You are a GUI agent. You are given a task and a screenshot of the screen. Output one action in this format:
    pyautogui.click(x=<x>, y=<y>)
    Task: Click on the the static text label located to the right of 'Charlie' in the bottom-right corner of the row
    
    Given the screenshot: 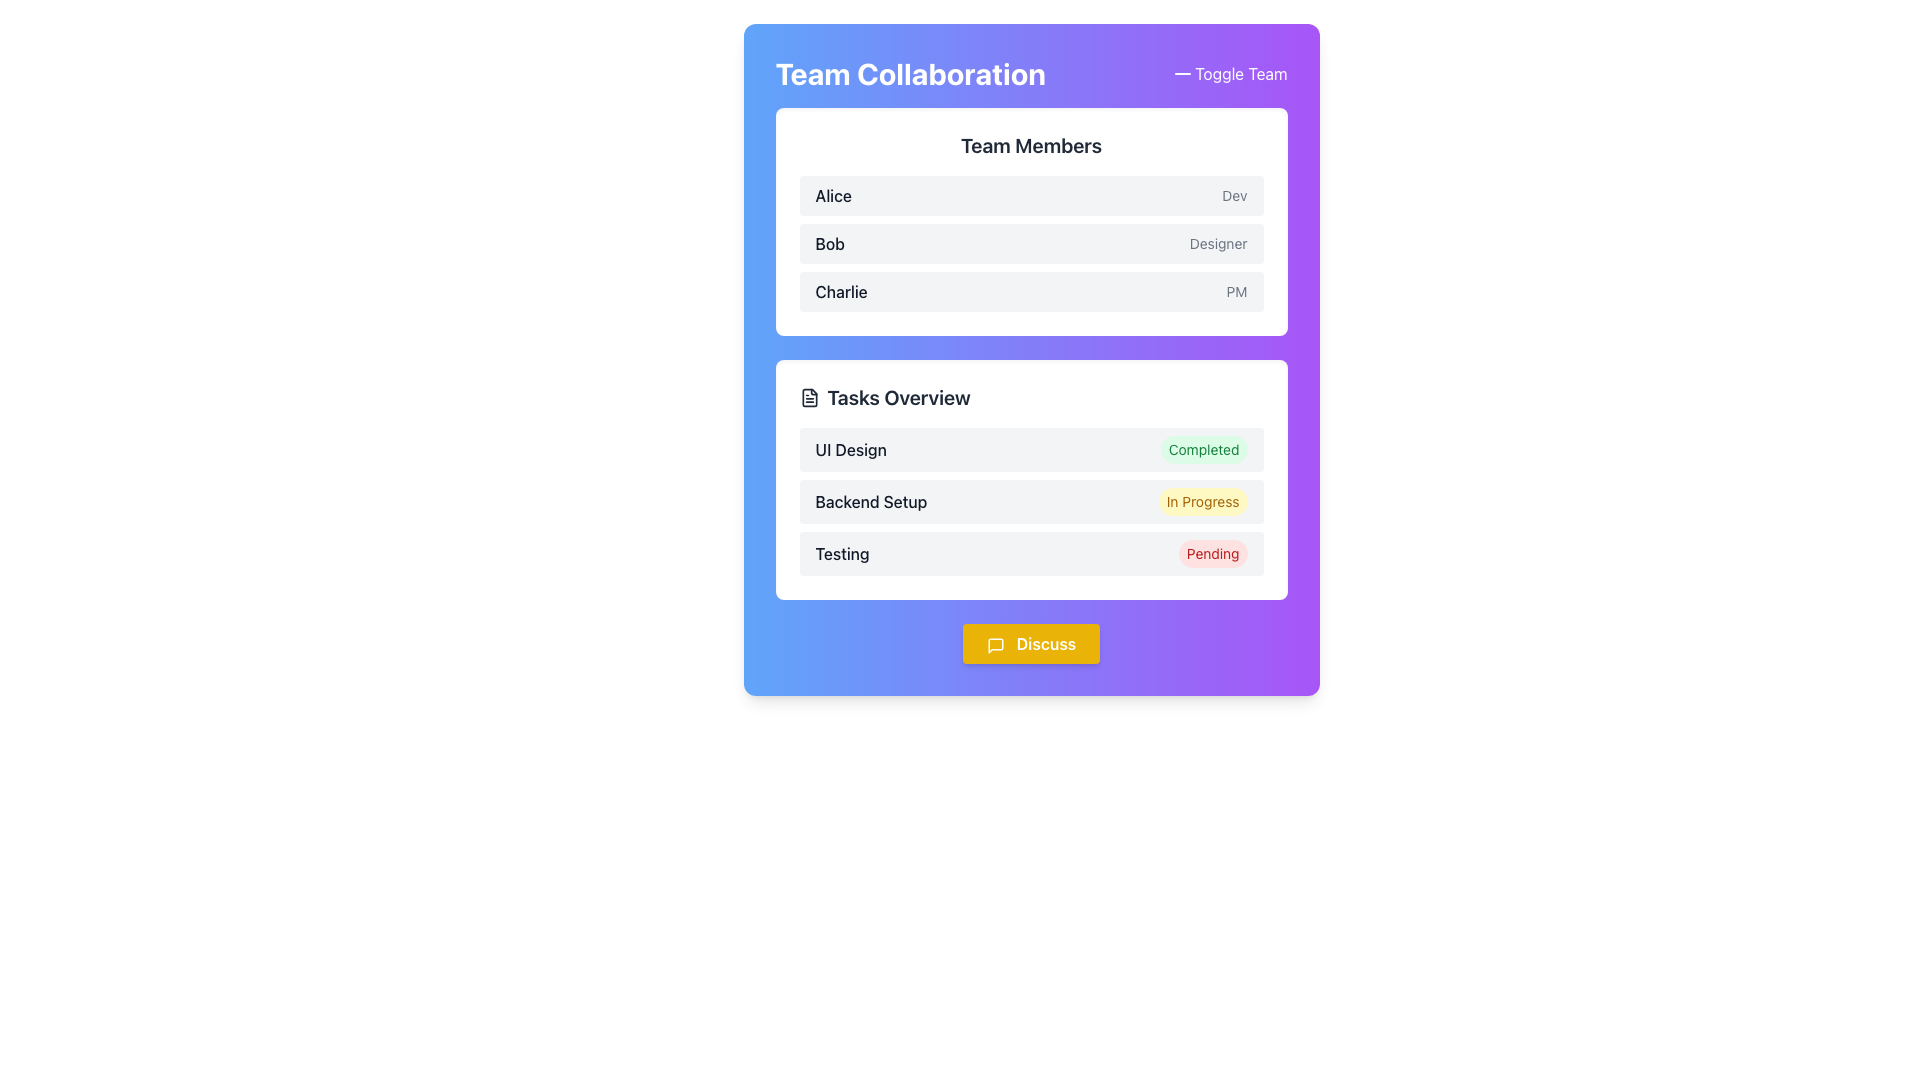 What is the action you would take?
    pyautogui.click(x=1236, y=292)
    